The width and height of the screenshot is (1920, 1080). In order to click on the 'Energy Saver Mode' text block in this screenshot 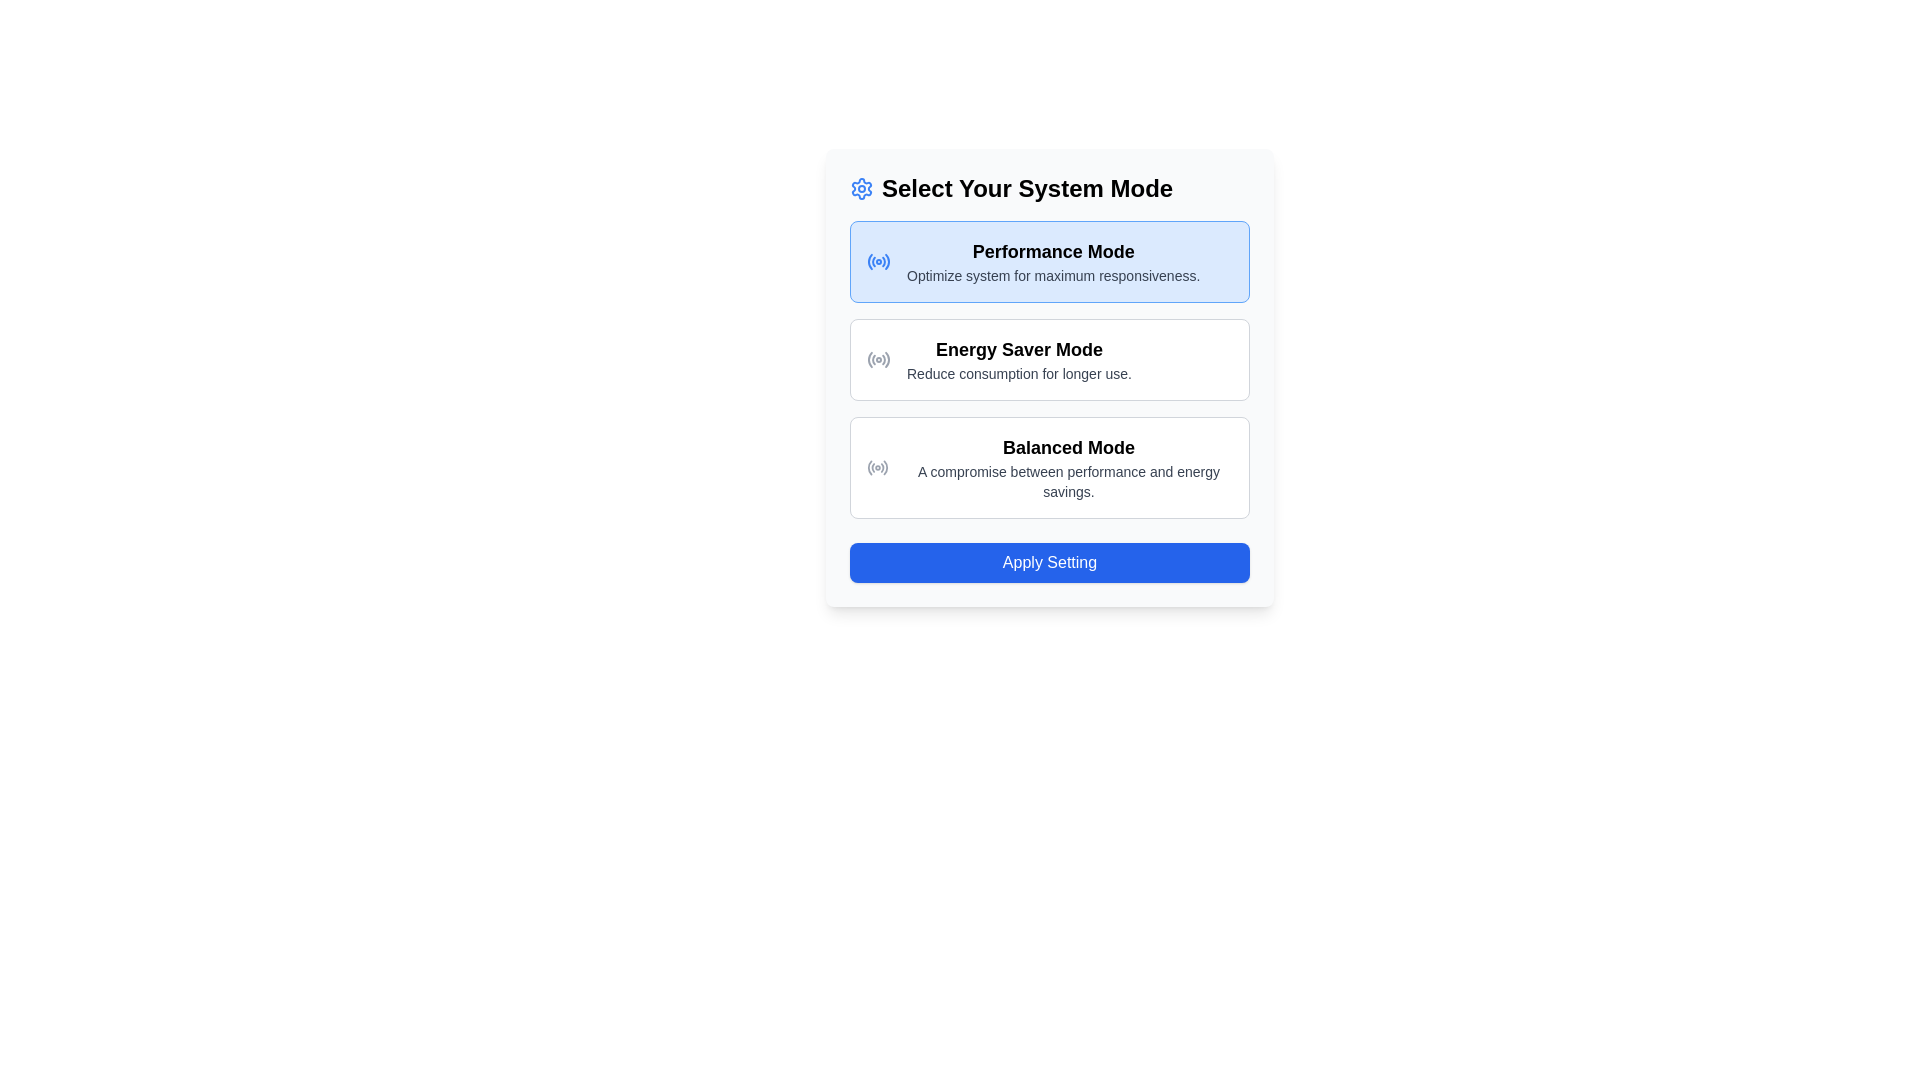, I will do `click(1019, 358)`.